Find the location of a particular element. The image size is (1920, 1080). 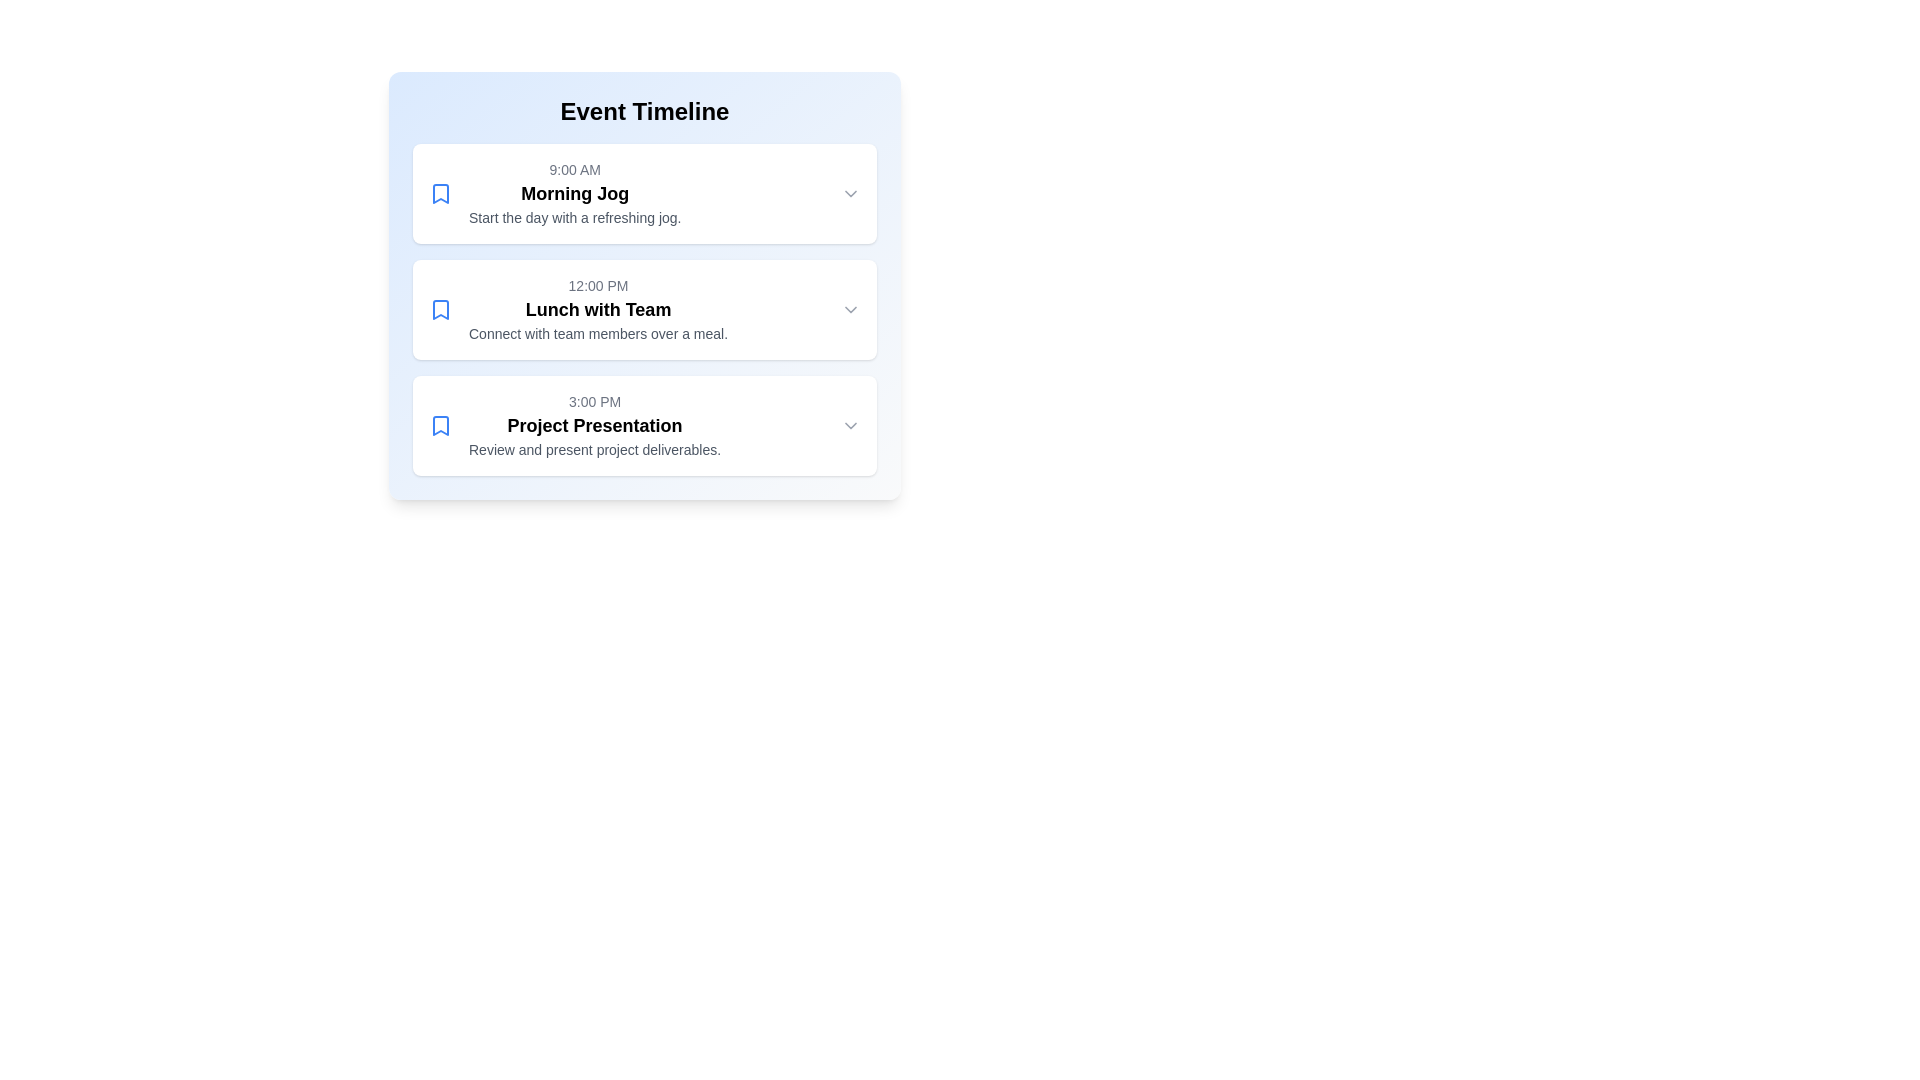

the text block describing the event 'Lunch with Team' scheduled for 12:00 PM, which is located between 'Morning Jog' and 'Project Presentation' in the timeline is located at coordinates (597, 309).